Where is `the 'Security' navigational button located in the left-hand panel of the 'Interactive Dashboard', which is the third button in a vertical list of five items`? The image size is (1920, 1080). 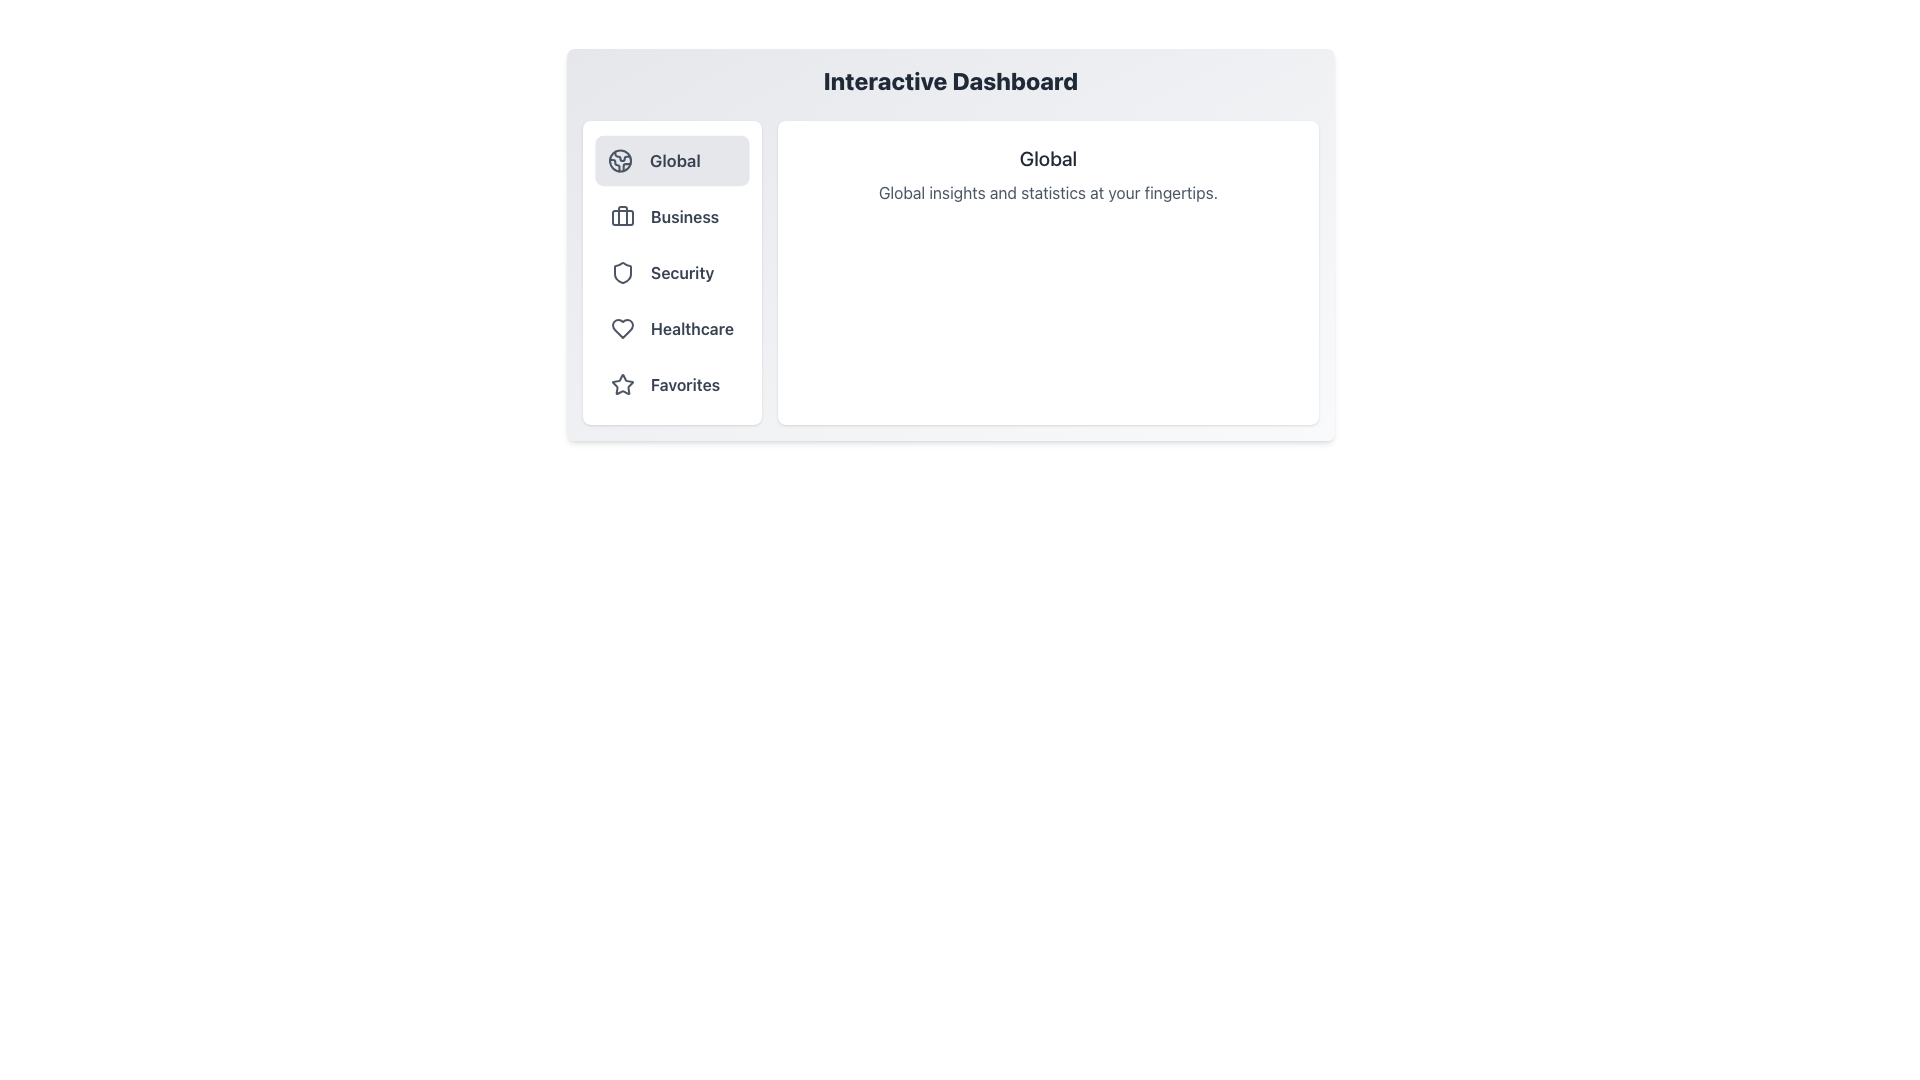
the 'Security' navigational button located in the left-hand panel of the 'Interactive Dashboard', which is the third button in a vertical list of five items is located at coordinates (672, 273).